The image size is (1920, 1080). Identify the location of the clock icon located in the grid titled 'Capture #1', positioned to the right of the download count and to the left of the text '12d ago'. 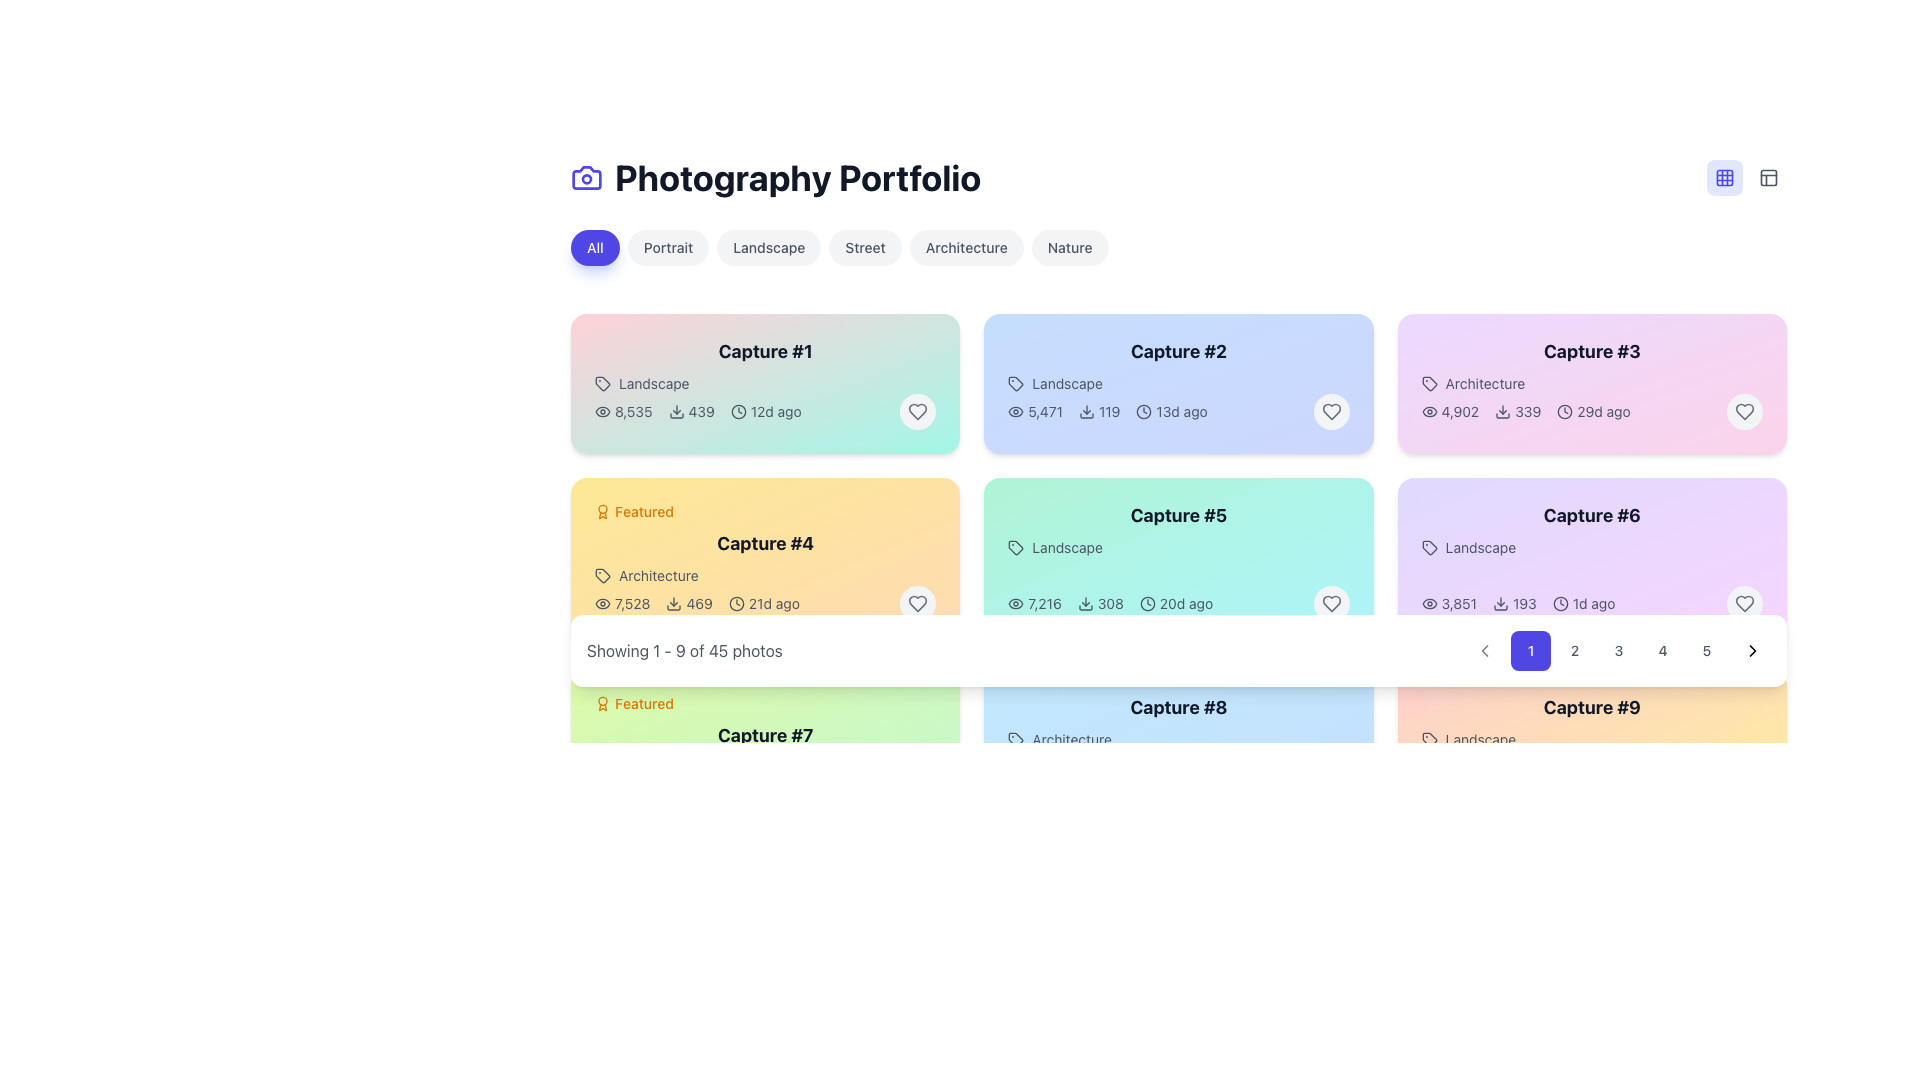
(737, 411).